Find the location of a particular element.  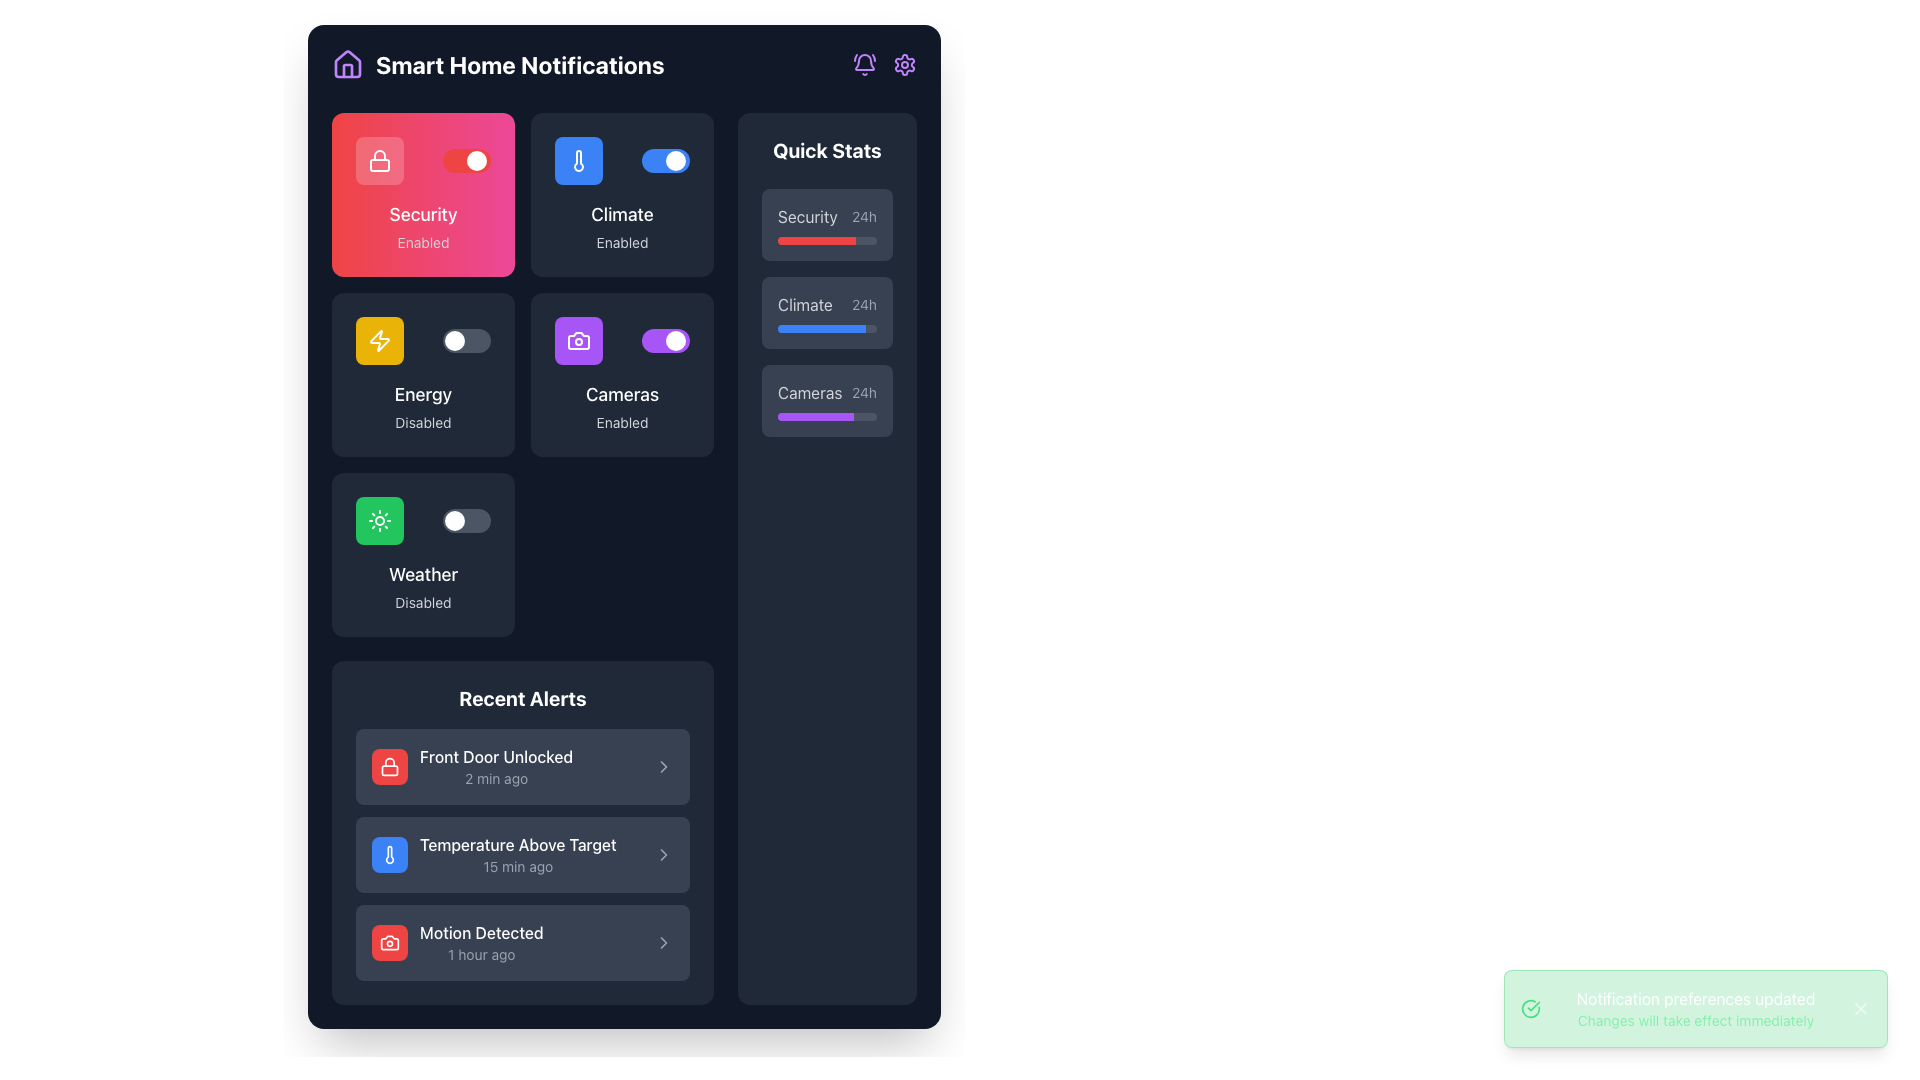

the house icon located at the top-left corner, representing the 'home' or dashboard context, if it is interactive is located at coordinates (347, 69).